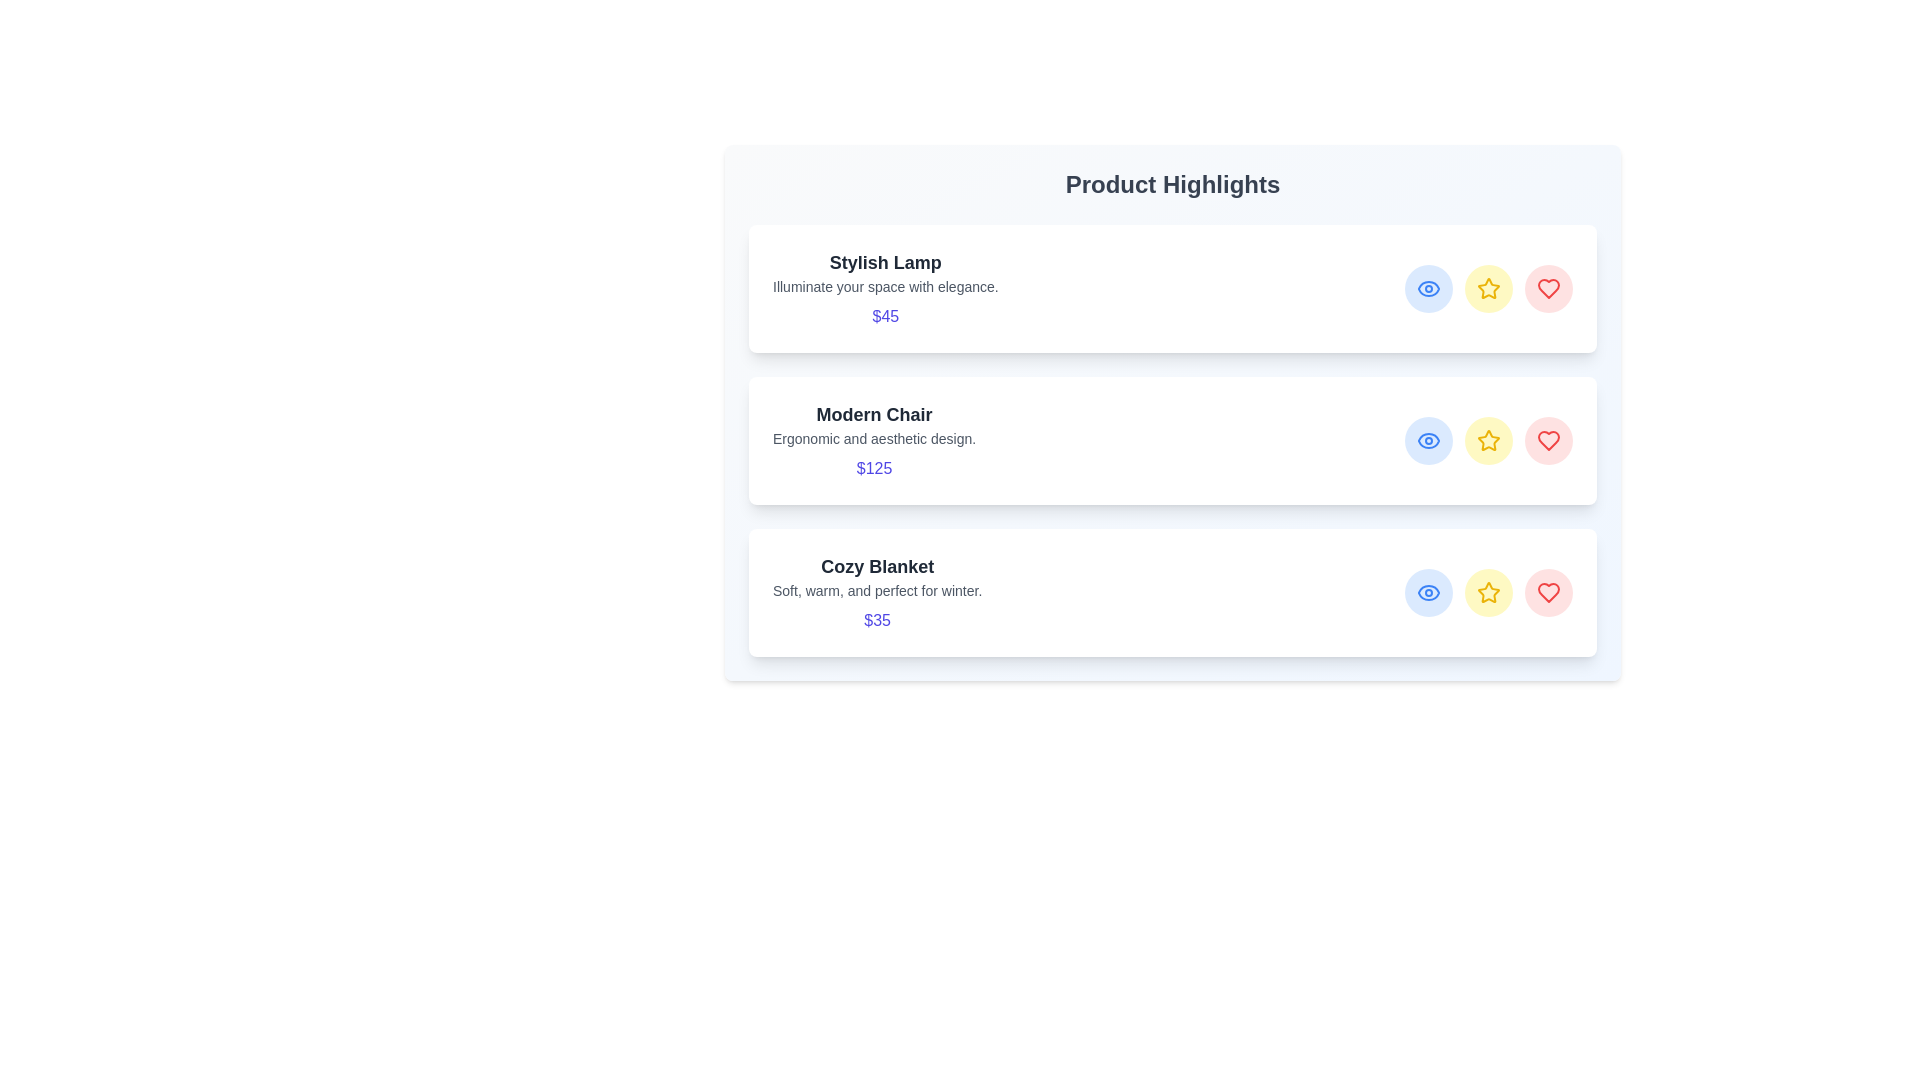 Image resolution: width=1920 pixels, height=1080 pixels. Describe the element at coordinates (1488, 439) in the screenshot. I see `star icon for the product titled Modern Chair to mark it as a favorite` at that location.